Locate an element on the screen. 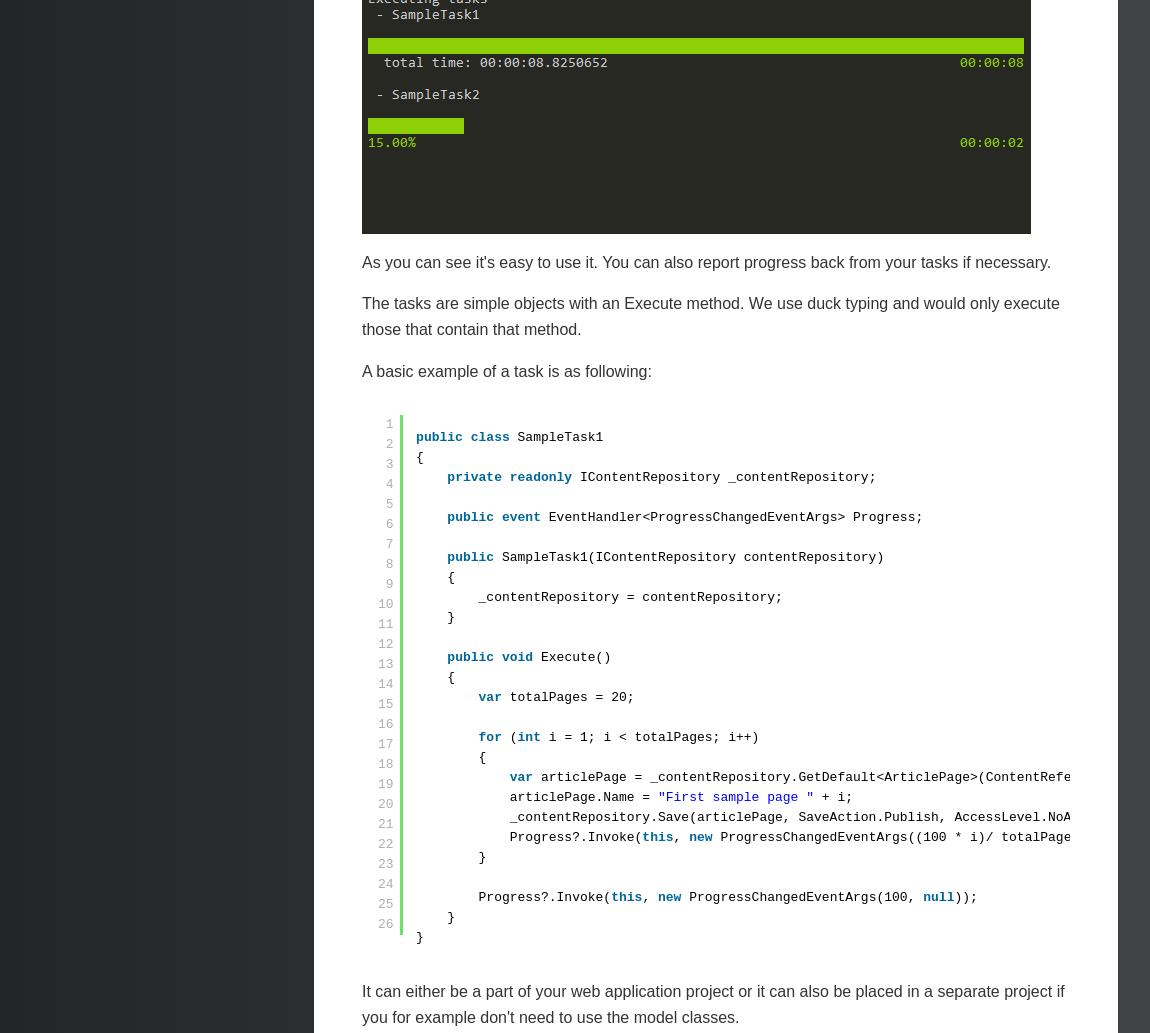 The image size is (1150, 1033). '1' is located at coordinates (389, 424).